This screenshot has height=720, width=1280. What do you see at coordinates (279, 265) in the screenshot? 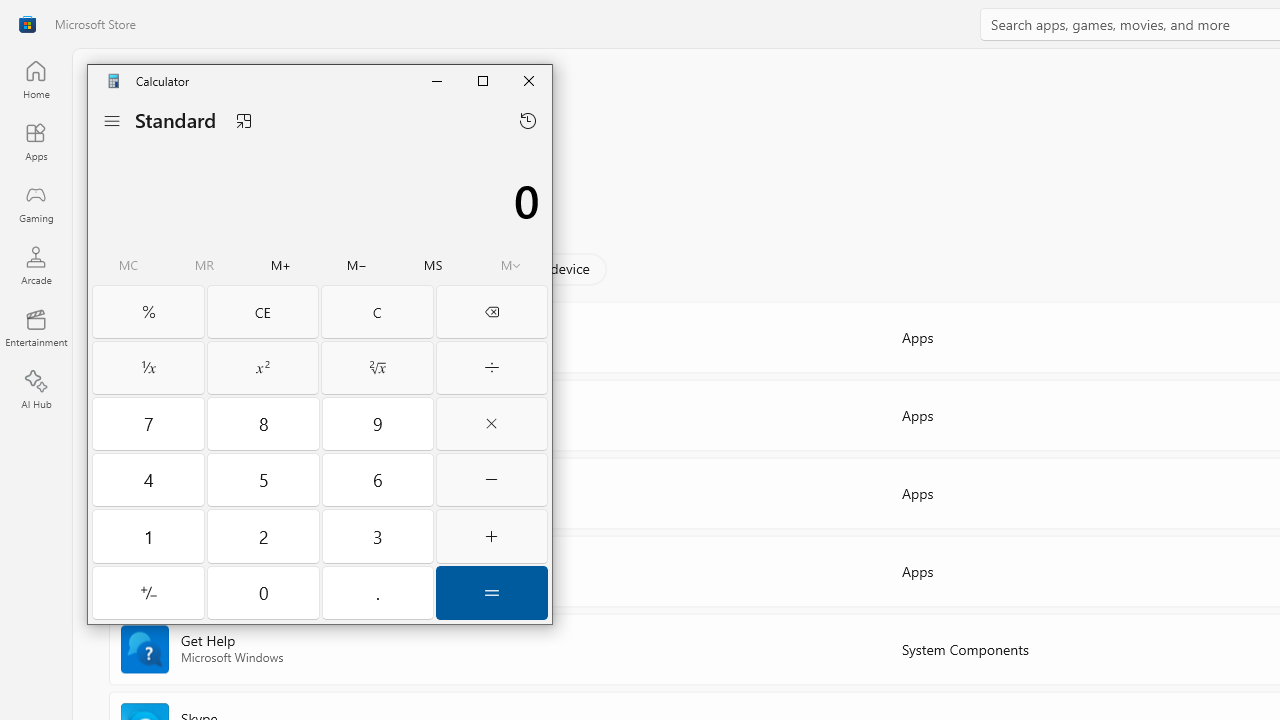
I see `'Memory add'` at bounding box center [279, 265].